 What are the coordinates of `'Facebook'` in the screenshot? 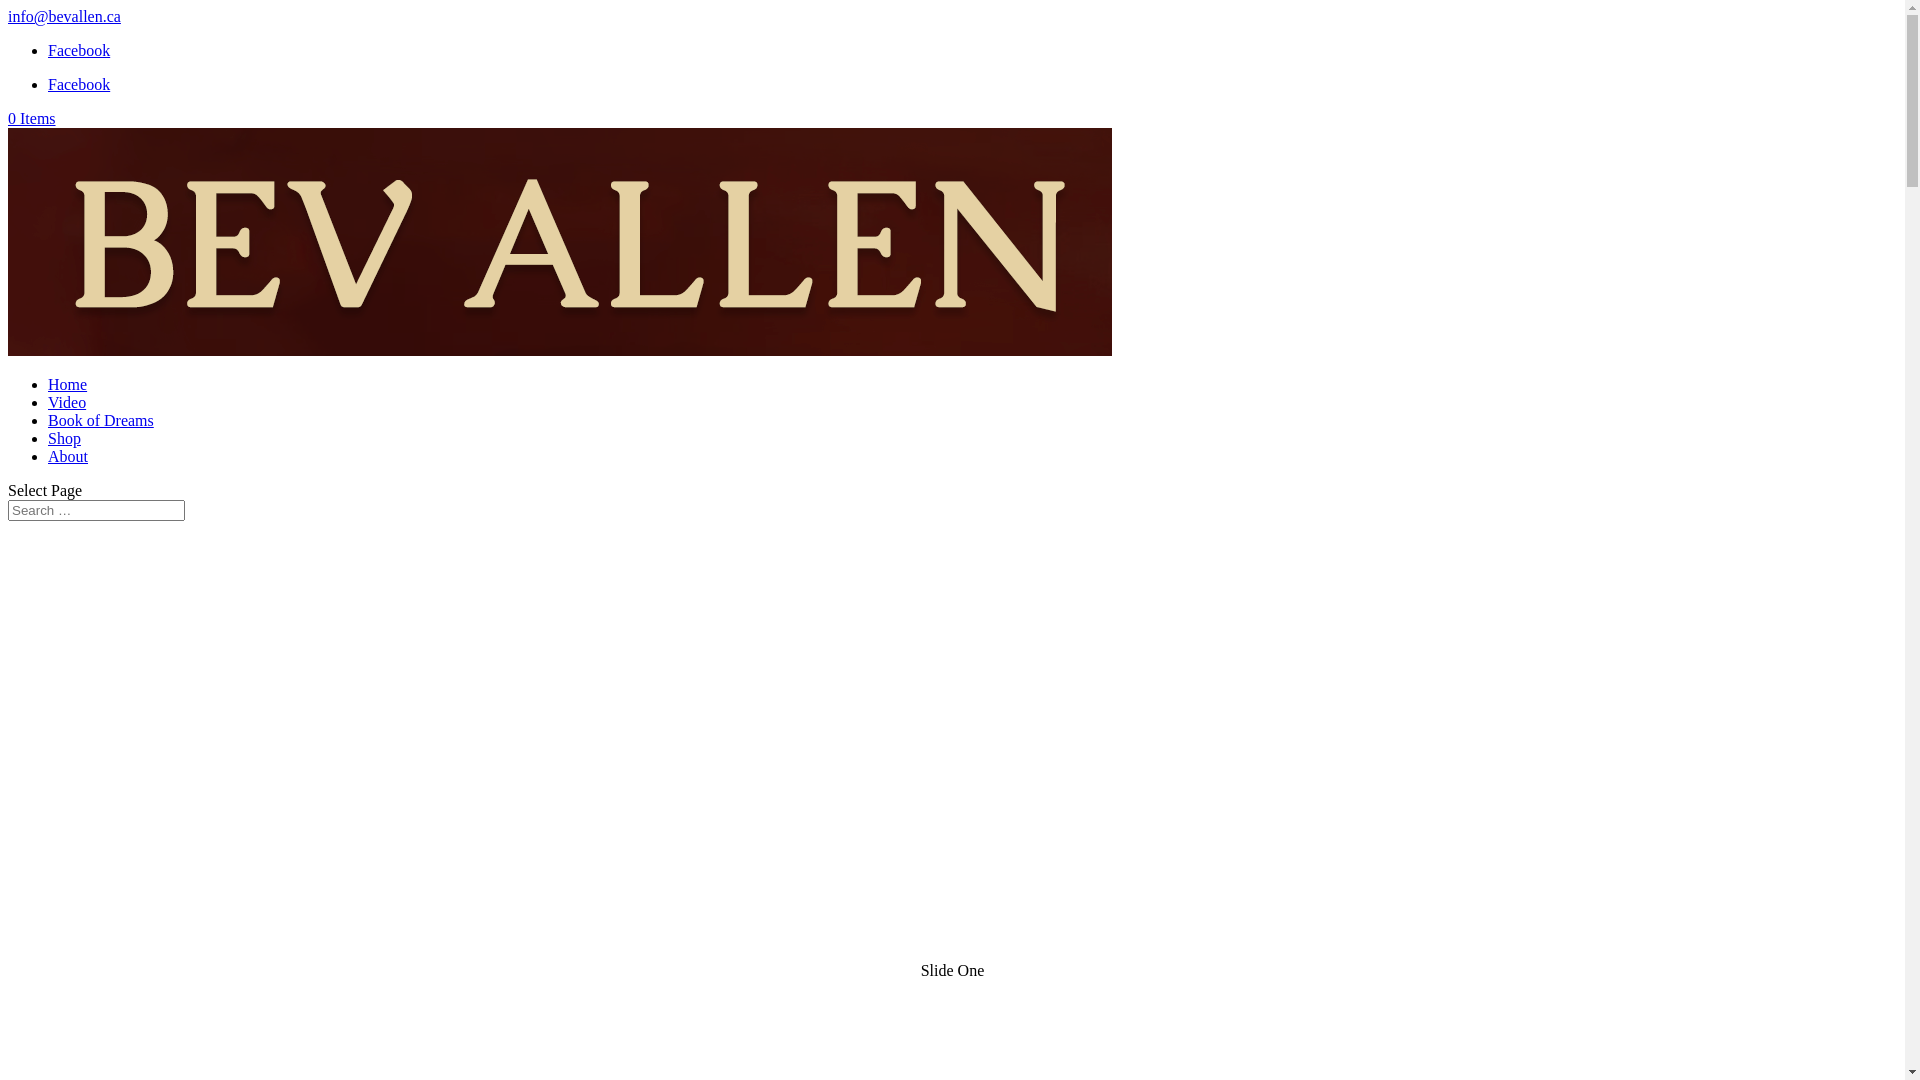 It's located at (78, 83).